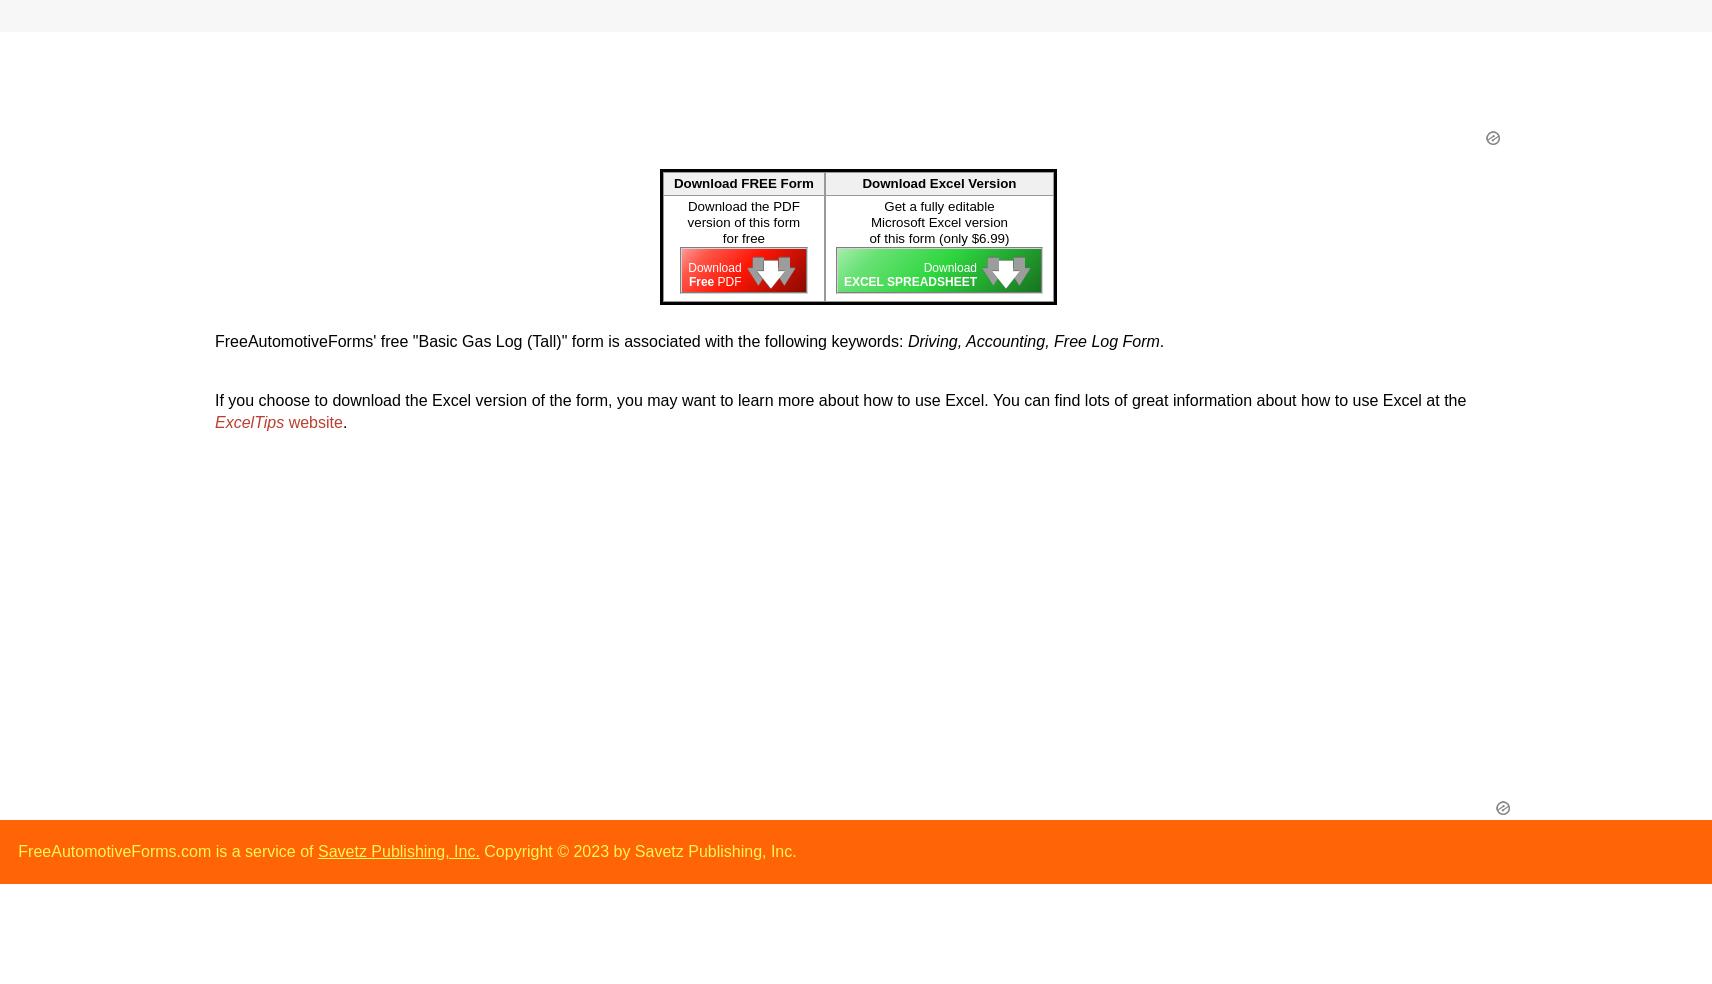 Image resolution: width=1712 pixels, height=984 pixels. I want to click on 'Download Excel Version', so click(938, 183).